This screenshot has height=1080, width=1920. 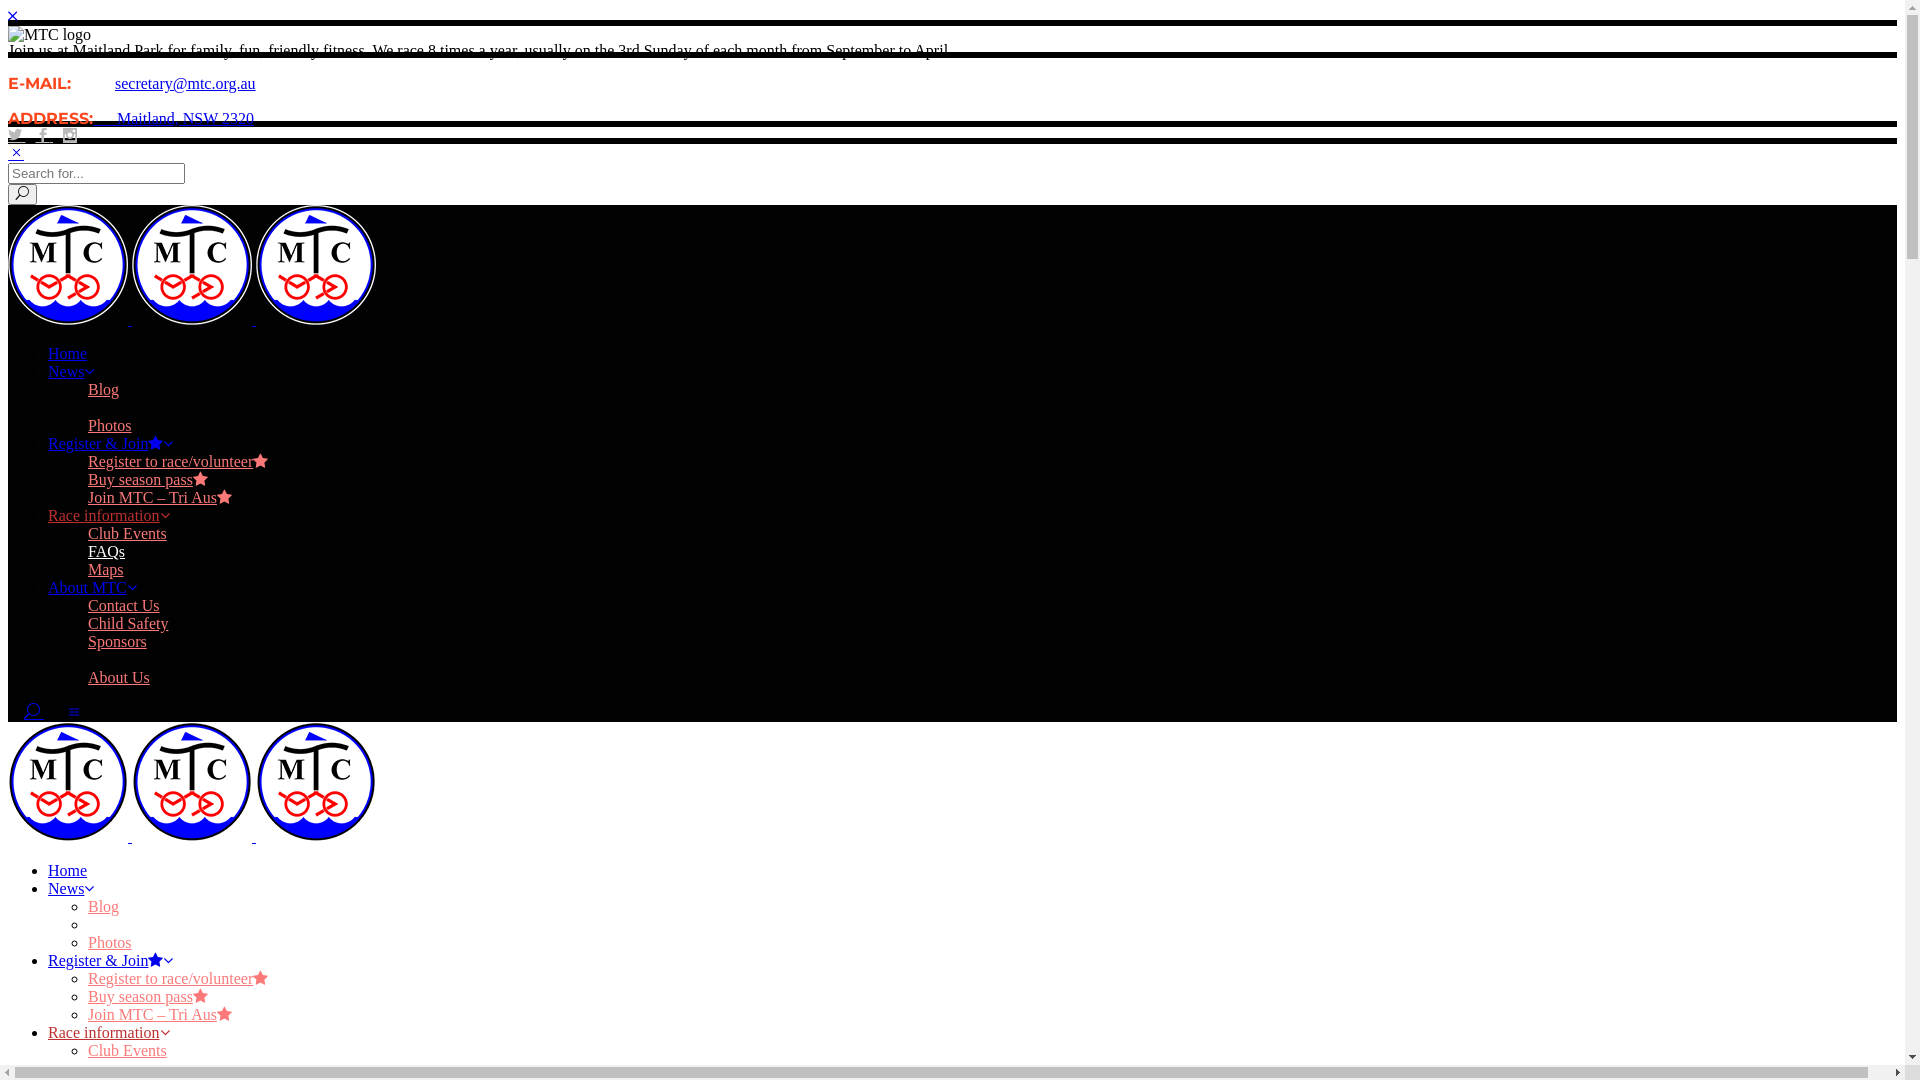 What do you see at coordinates (86, 676) in the screenshot?
I see `'About Us'` at bounding box center [86, 676].